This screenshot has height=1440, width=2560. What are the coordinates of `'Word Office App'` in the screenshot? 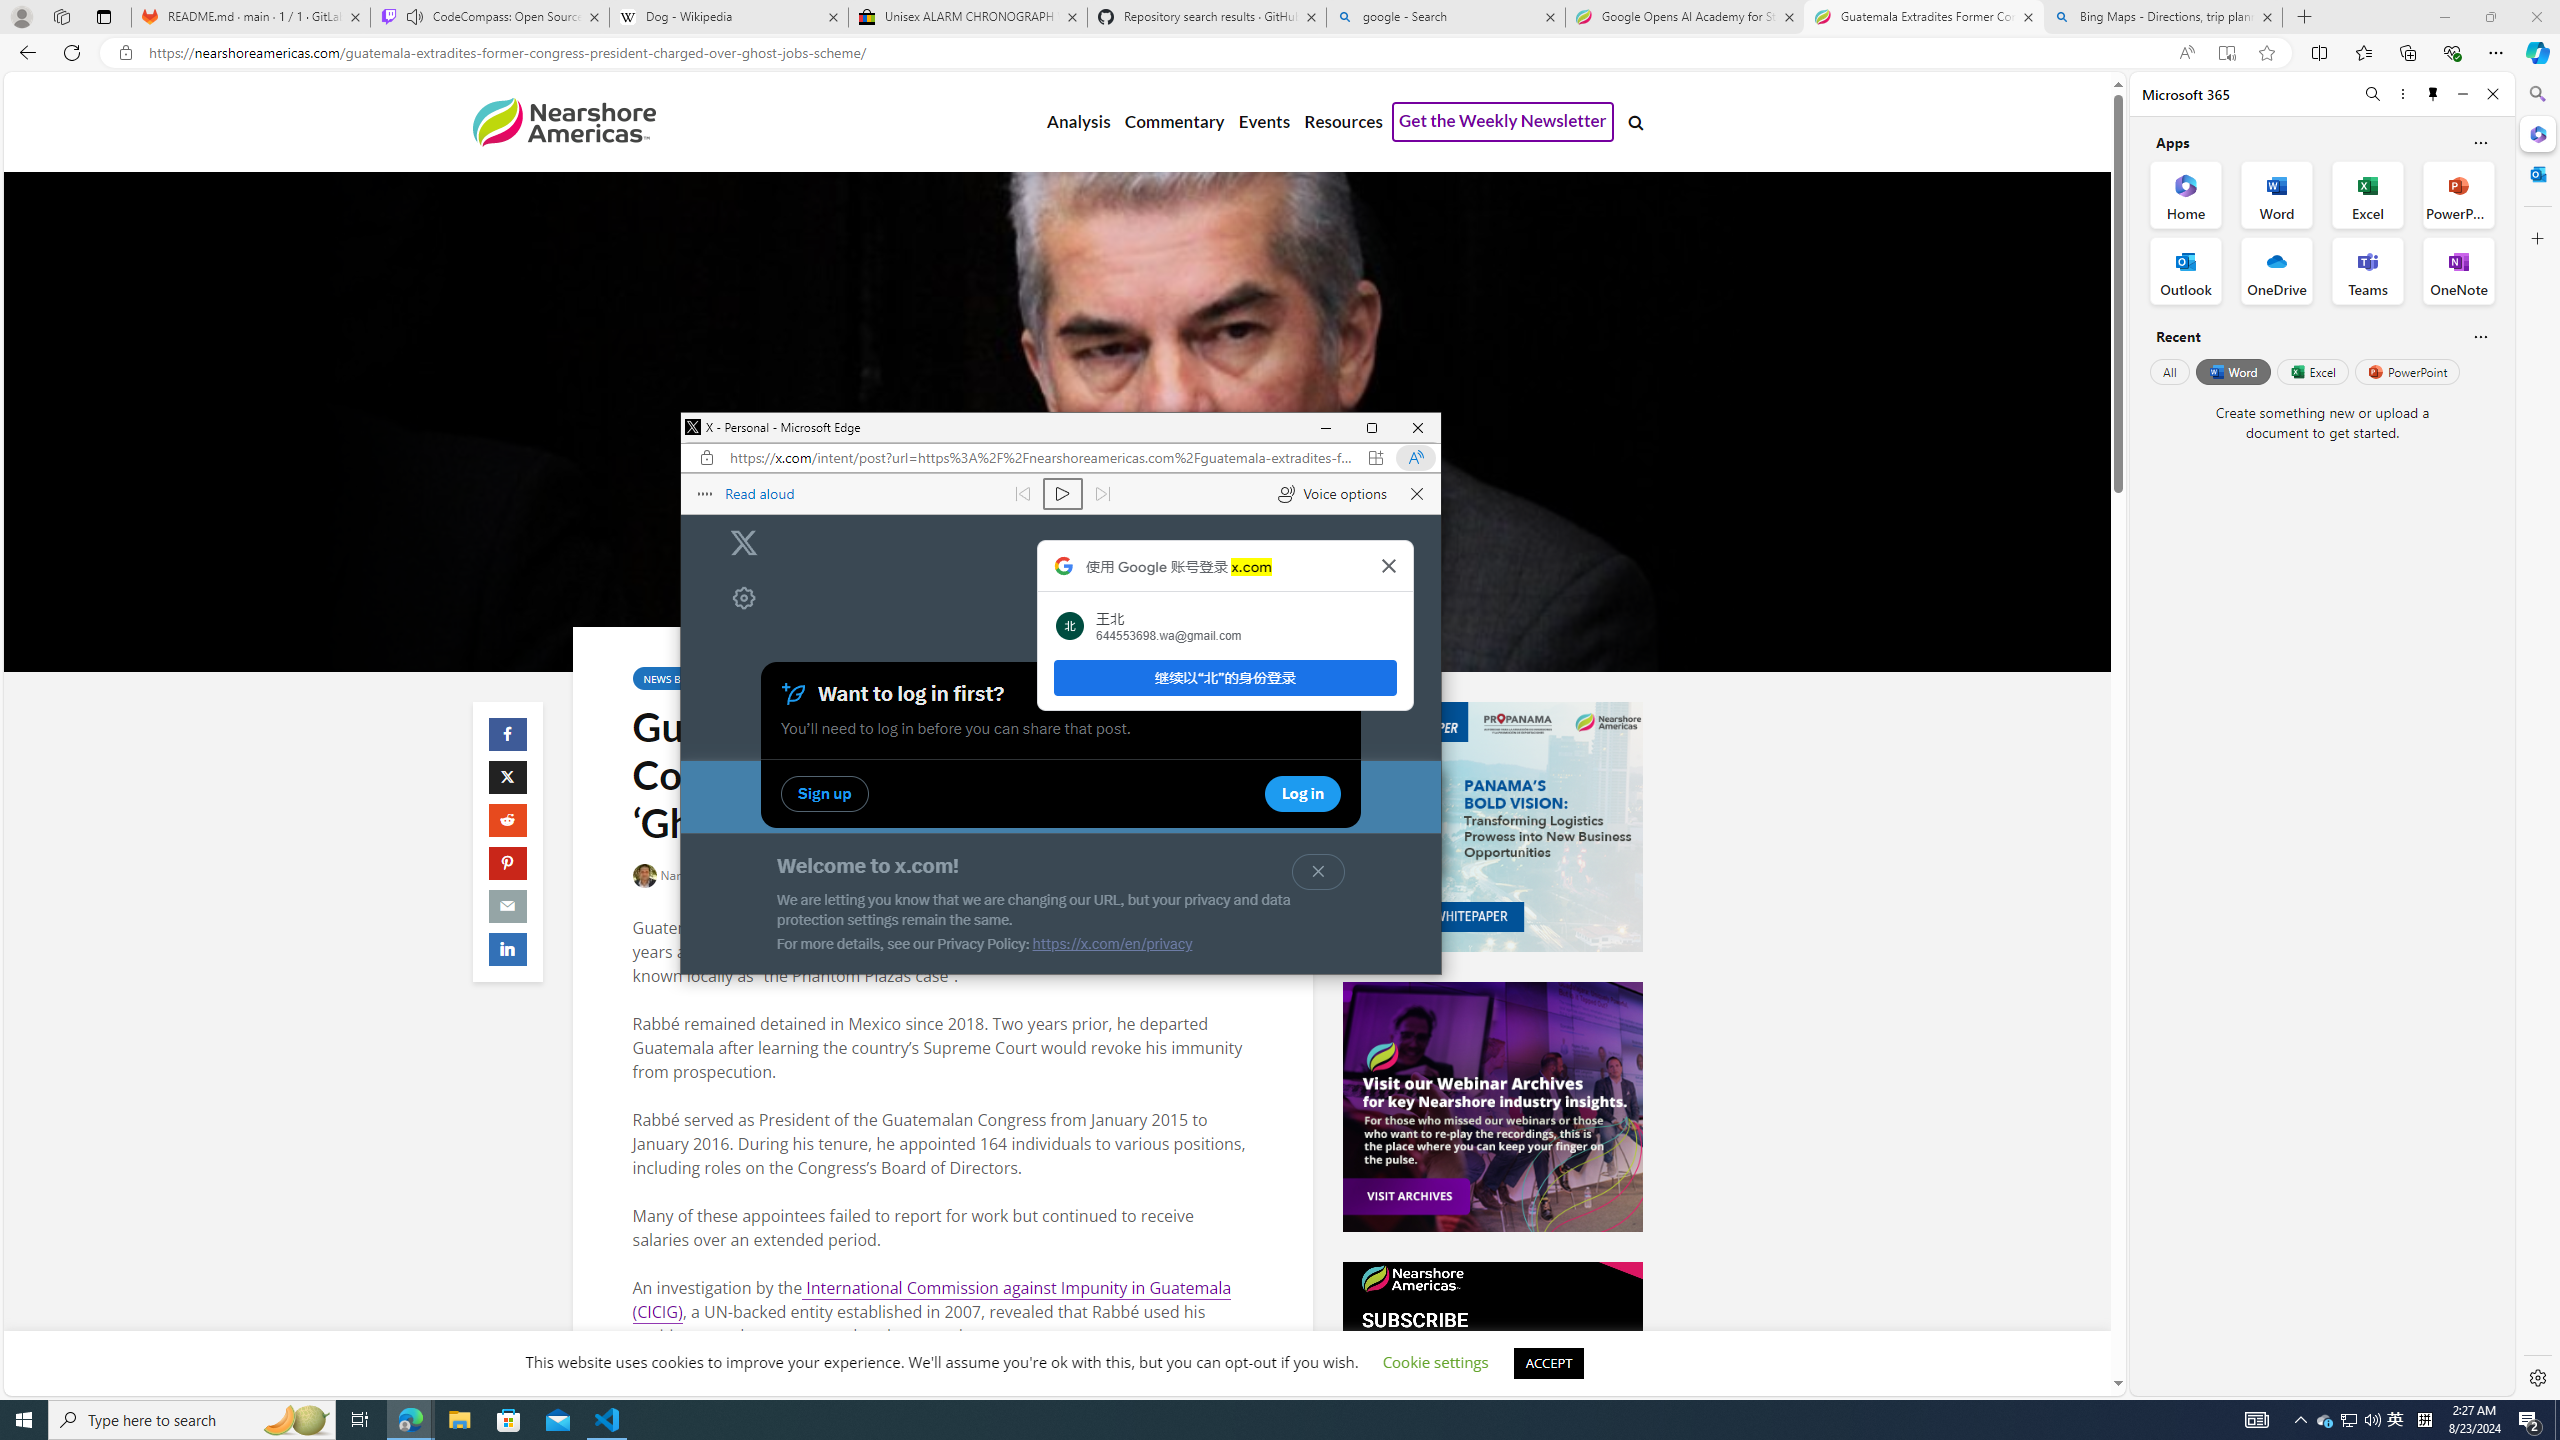 It's located at (2276, 195).